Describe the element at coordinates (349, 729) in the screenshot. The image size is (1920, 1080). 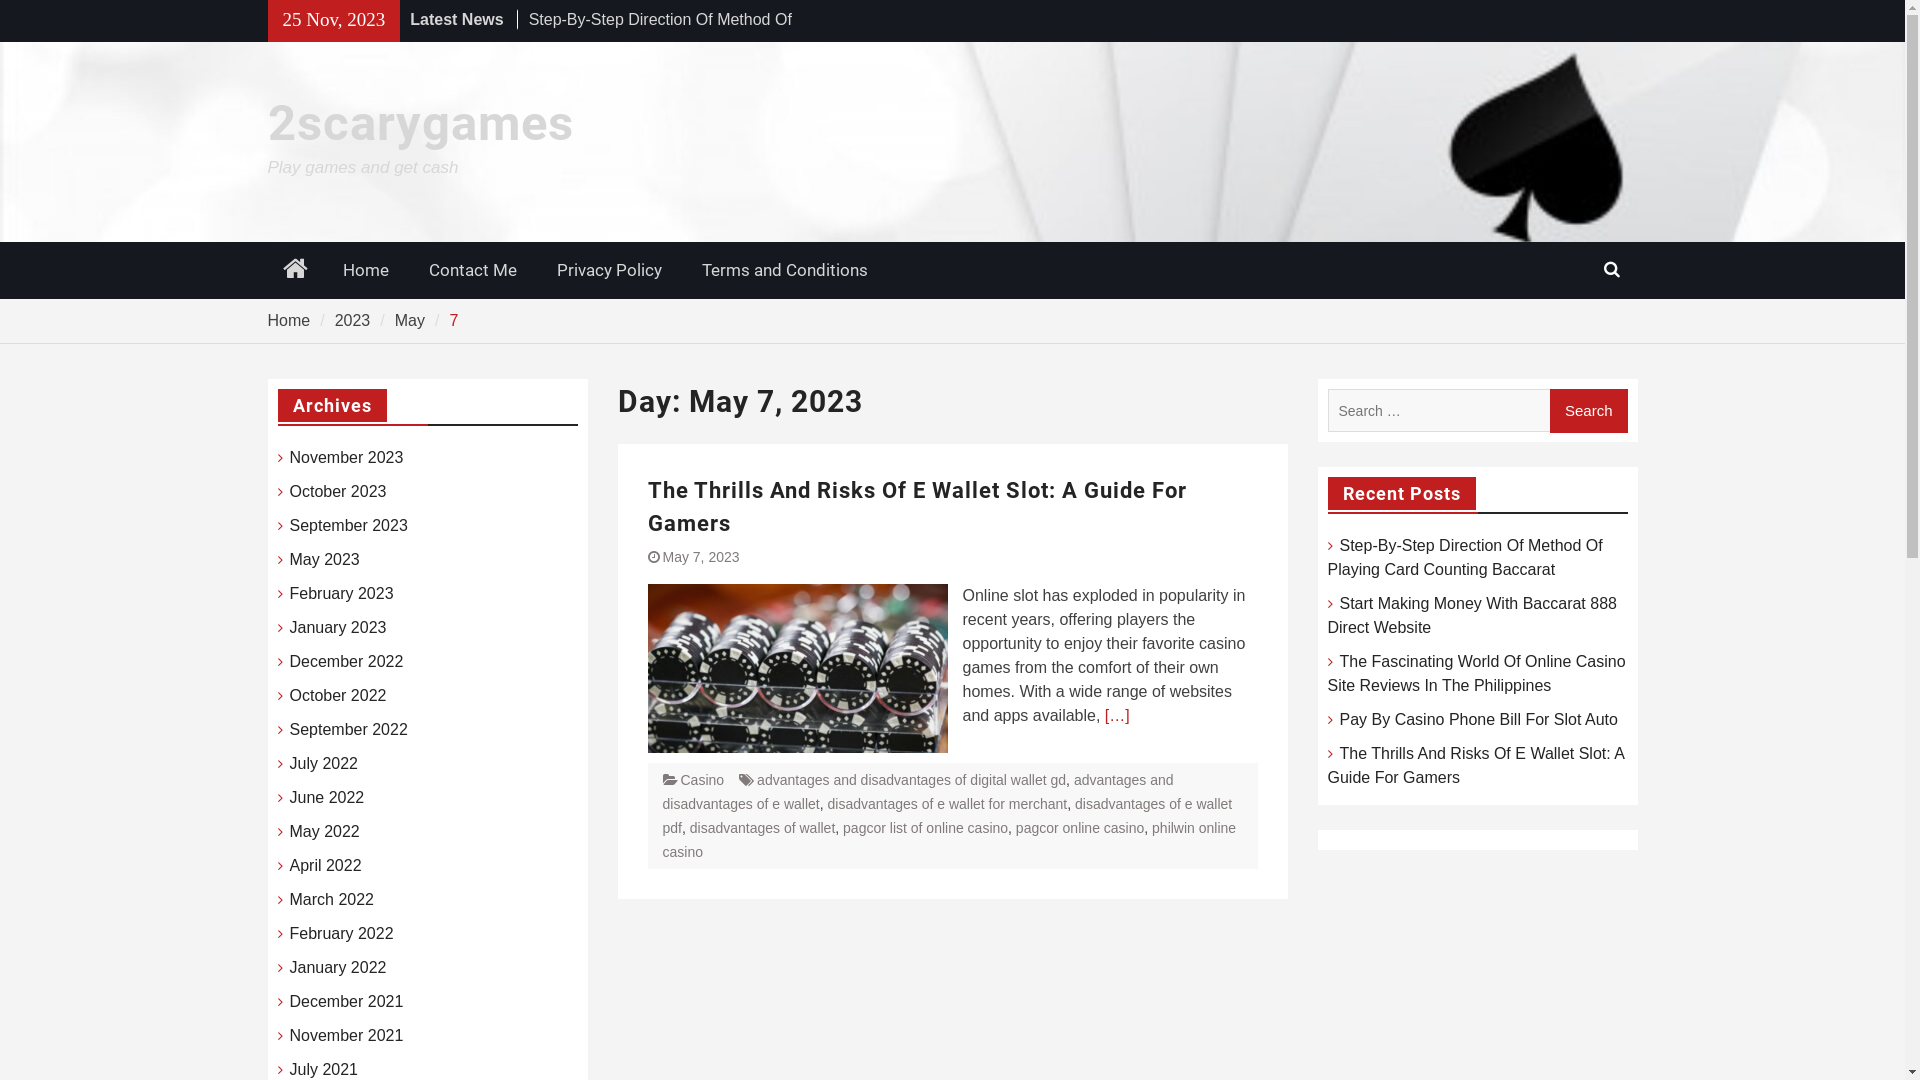
I see `'September 2022'` at that location.